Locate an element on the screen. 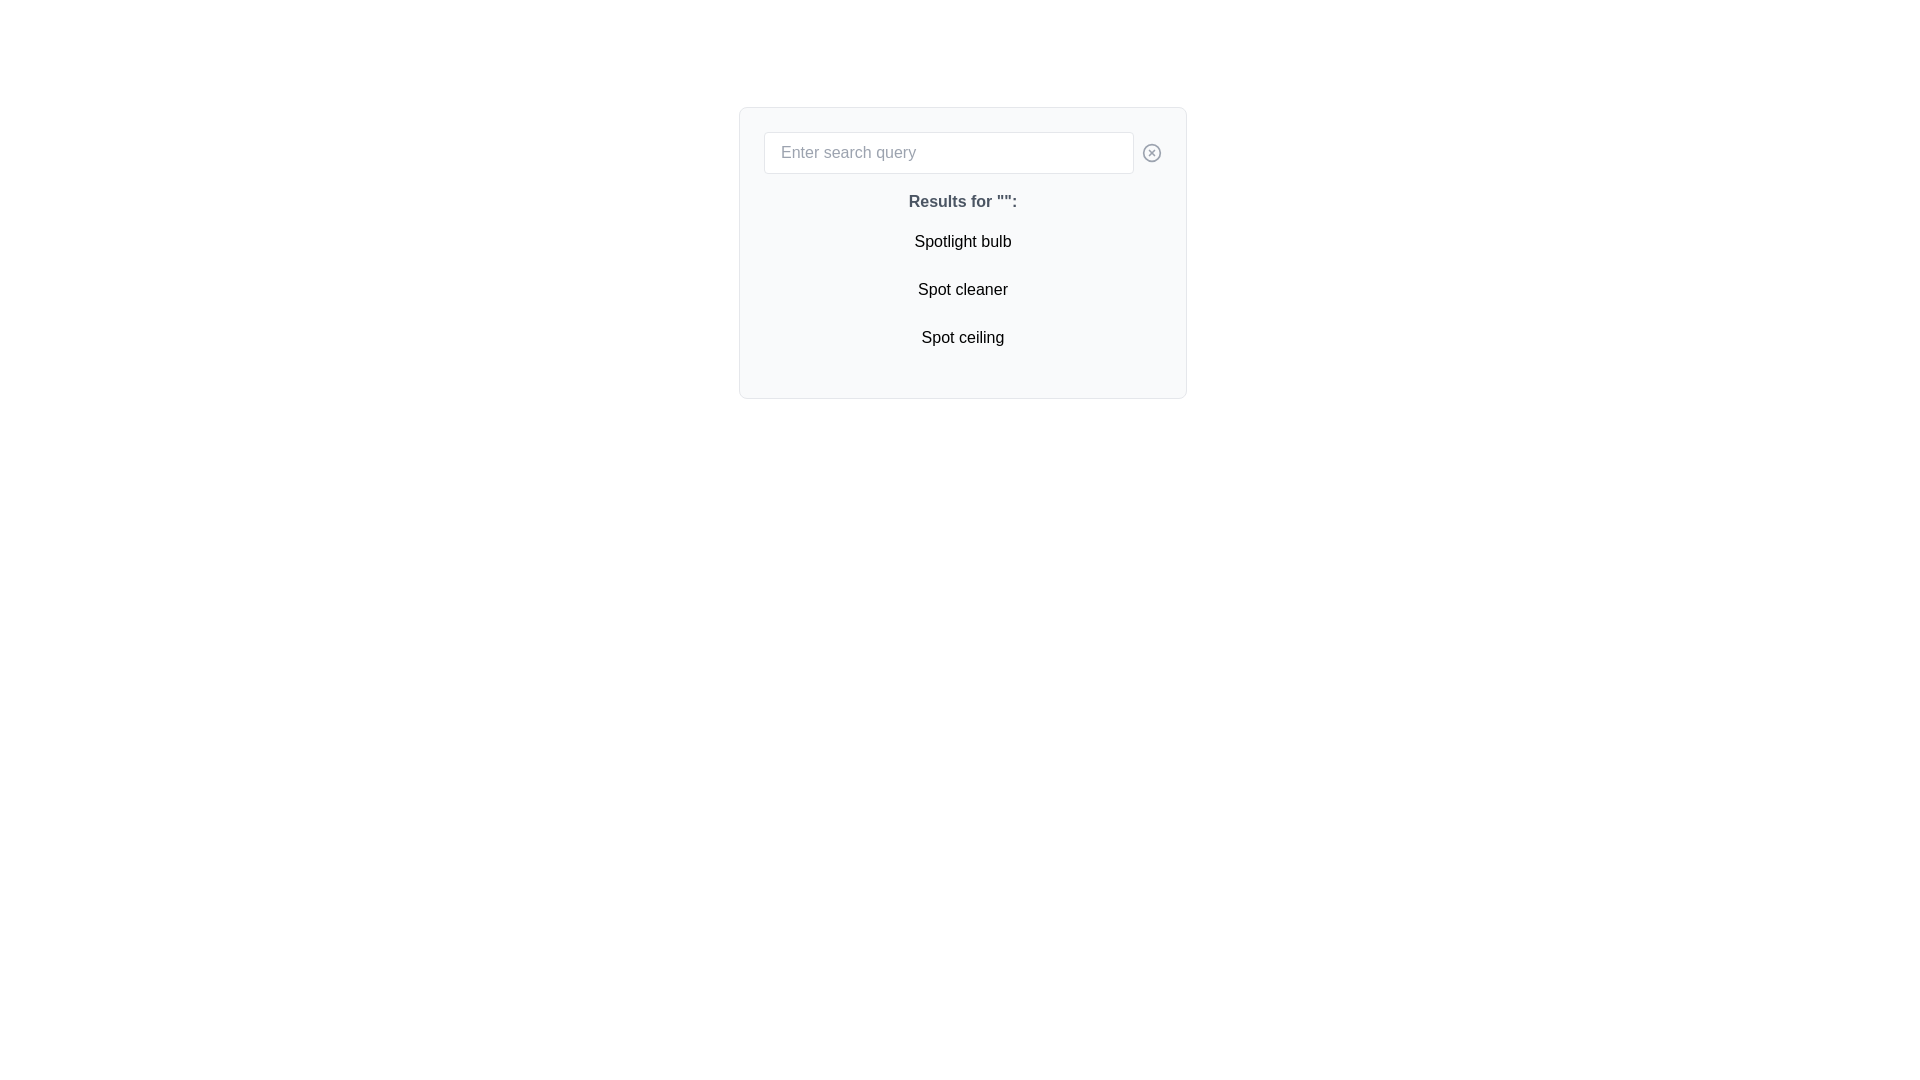 Image resolution: width=1920 pixels, height=1080 pixels. the non-interactive text element displaying 'Spot ceiling', specifically targeting the 13th character which is part of the word 'ceiling' is located at coordinates (977, 336).